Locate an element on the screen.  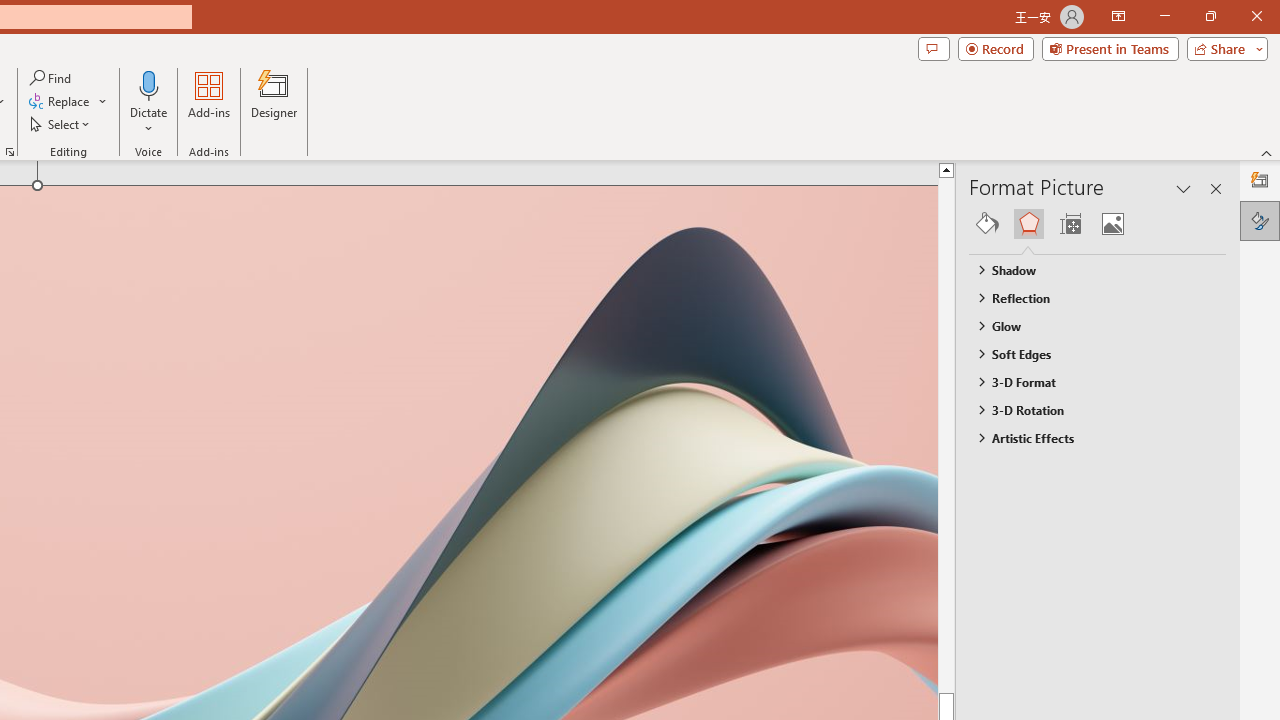
'Replace...' is located at coordinates (69, 101).